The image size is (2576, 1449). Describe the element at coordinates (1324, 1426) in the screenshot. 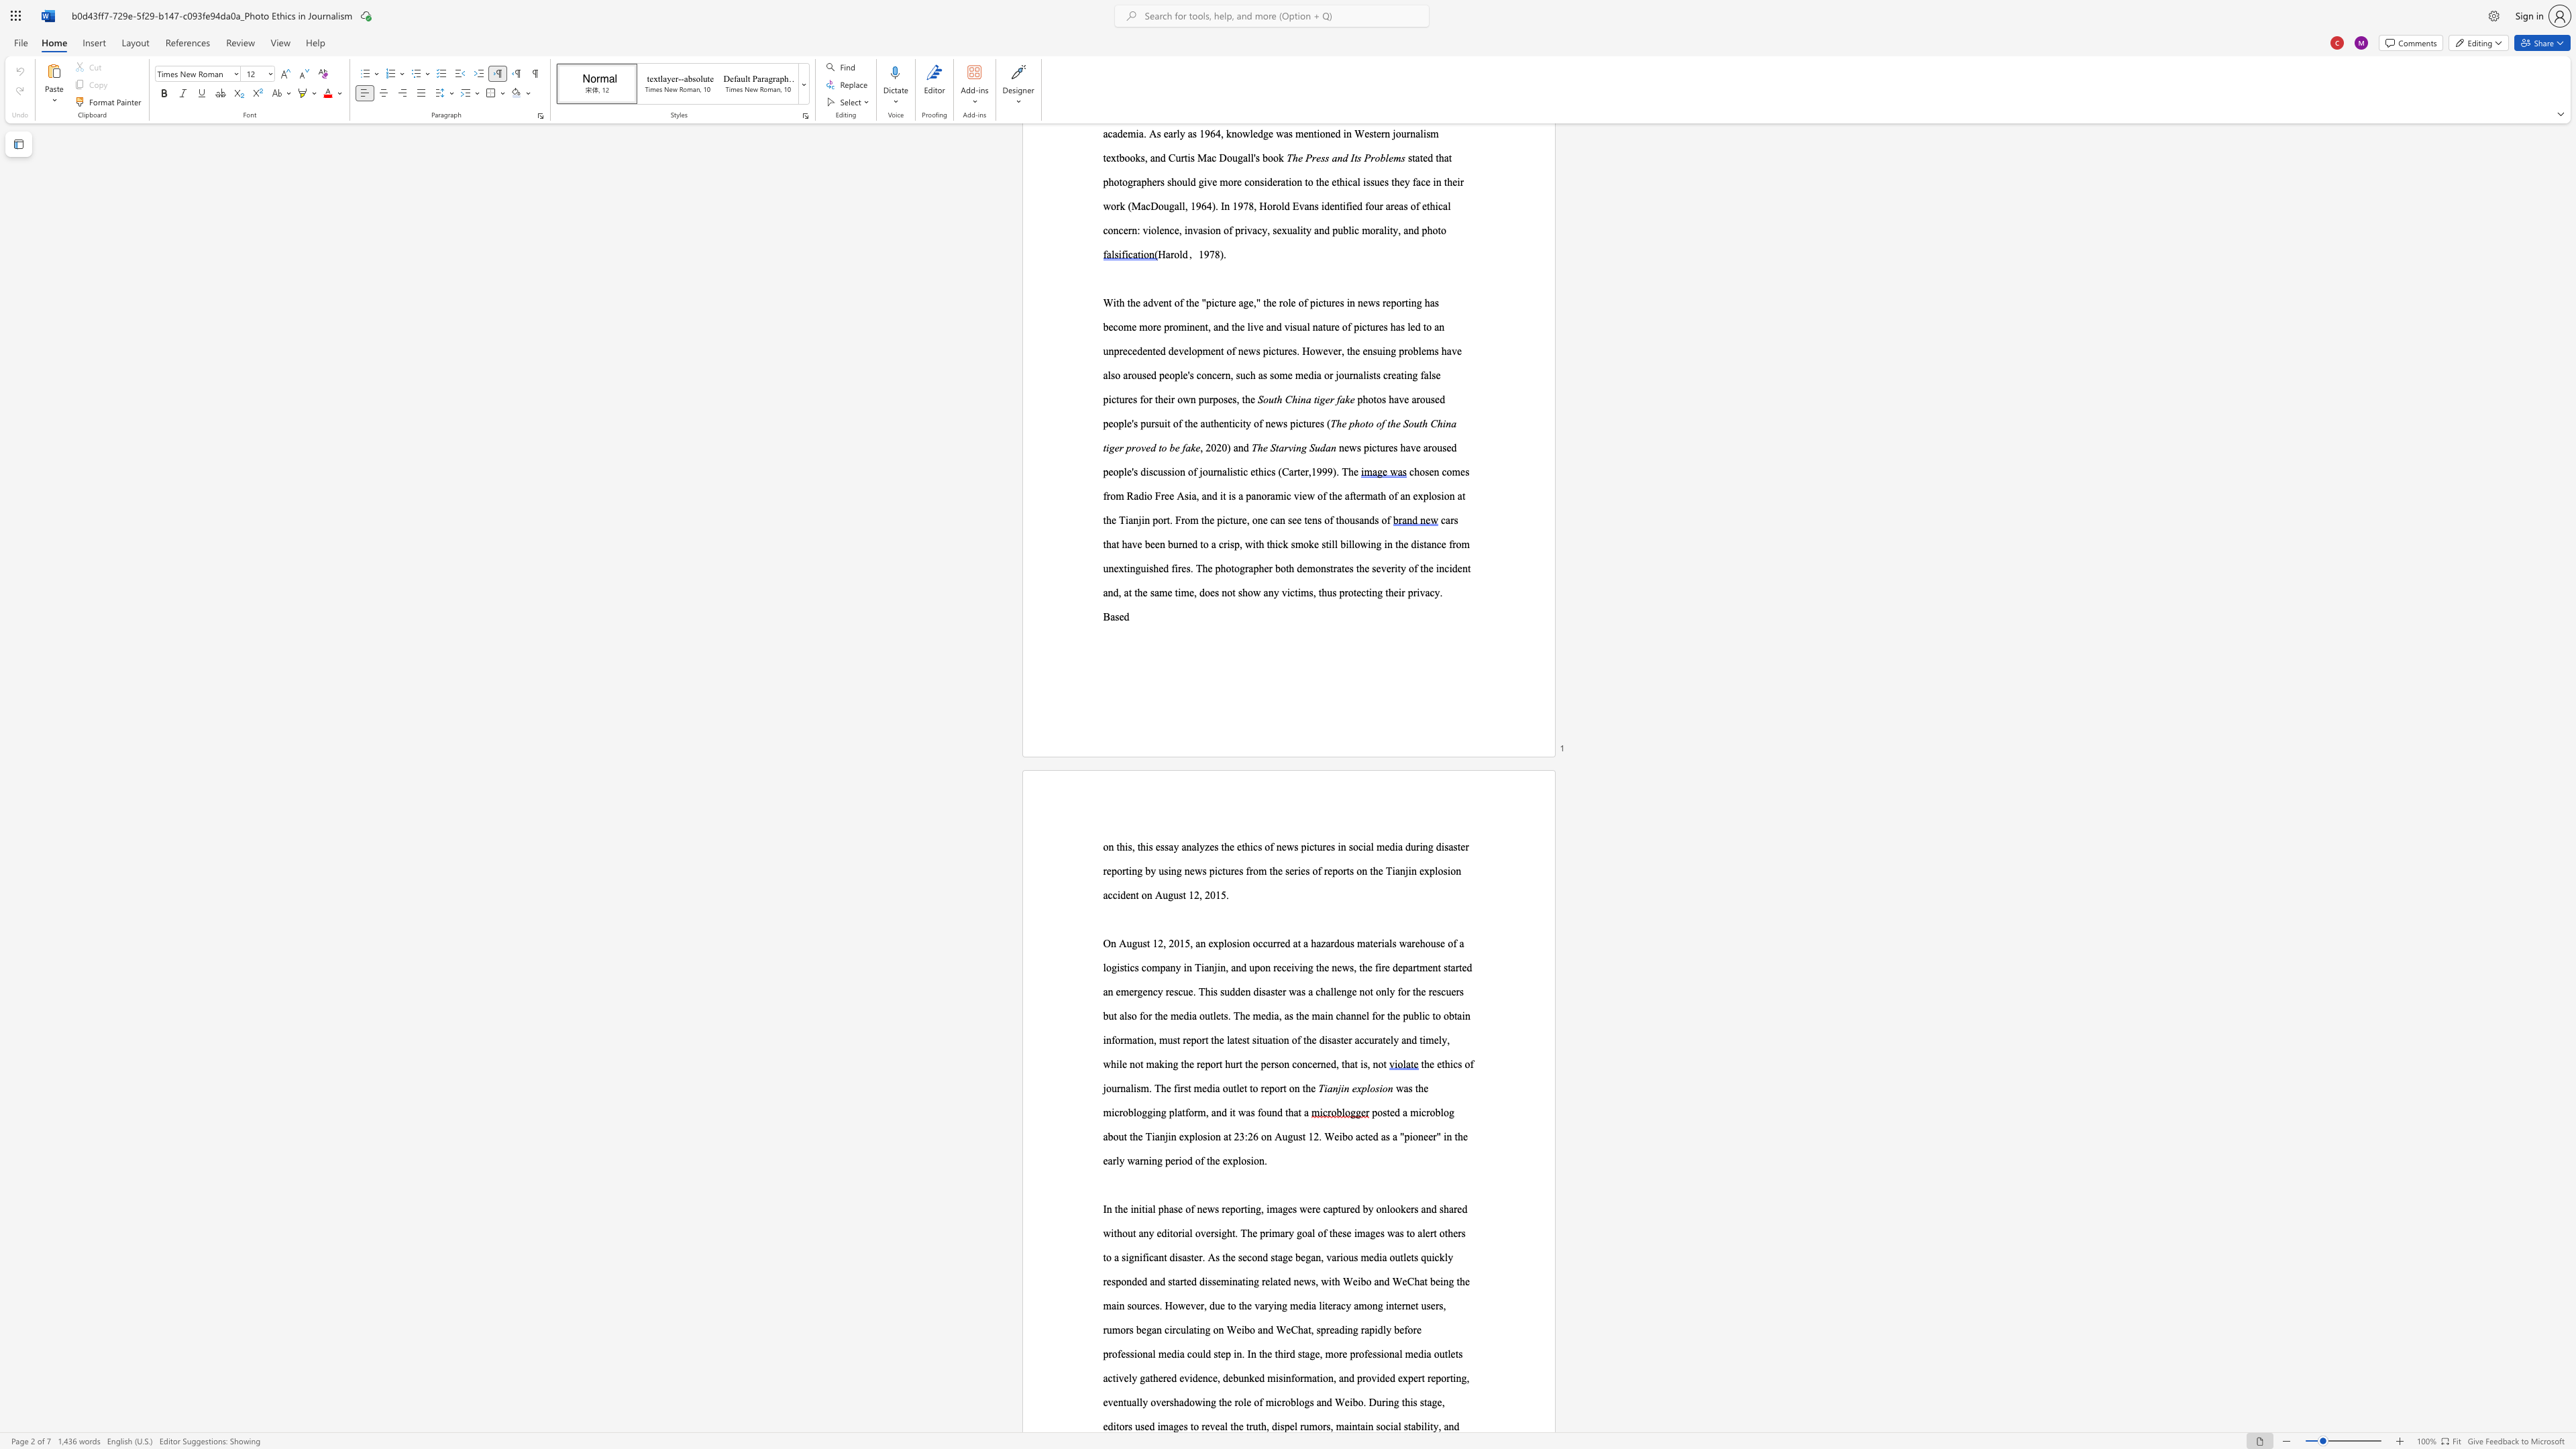

I see `the 32th character "r" in the text` at that location.